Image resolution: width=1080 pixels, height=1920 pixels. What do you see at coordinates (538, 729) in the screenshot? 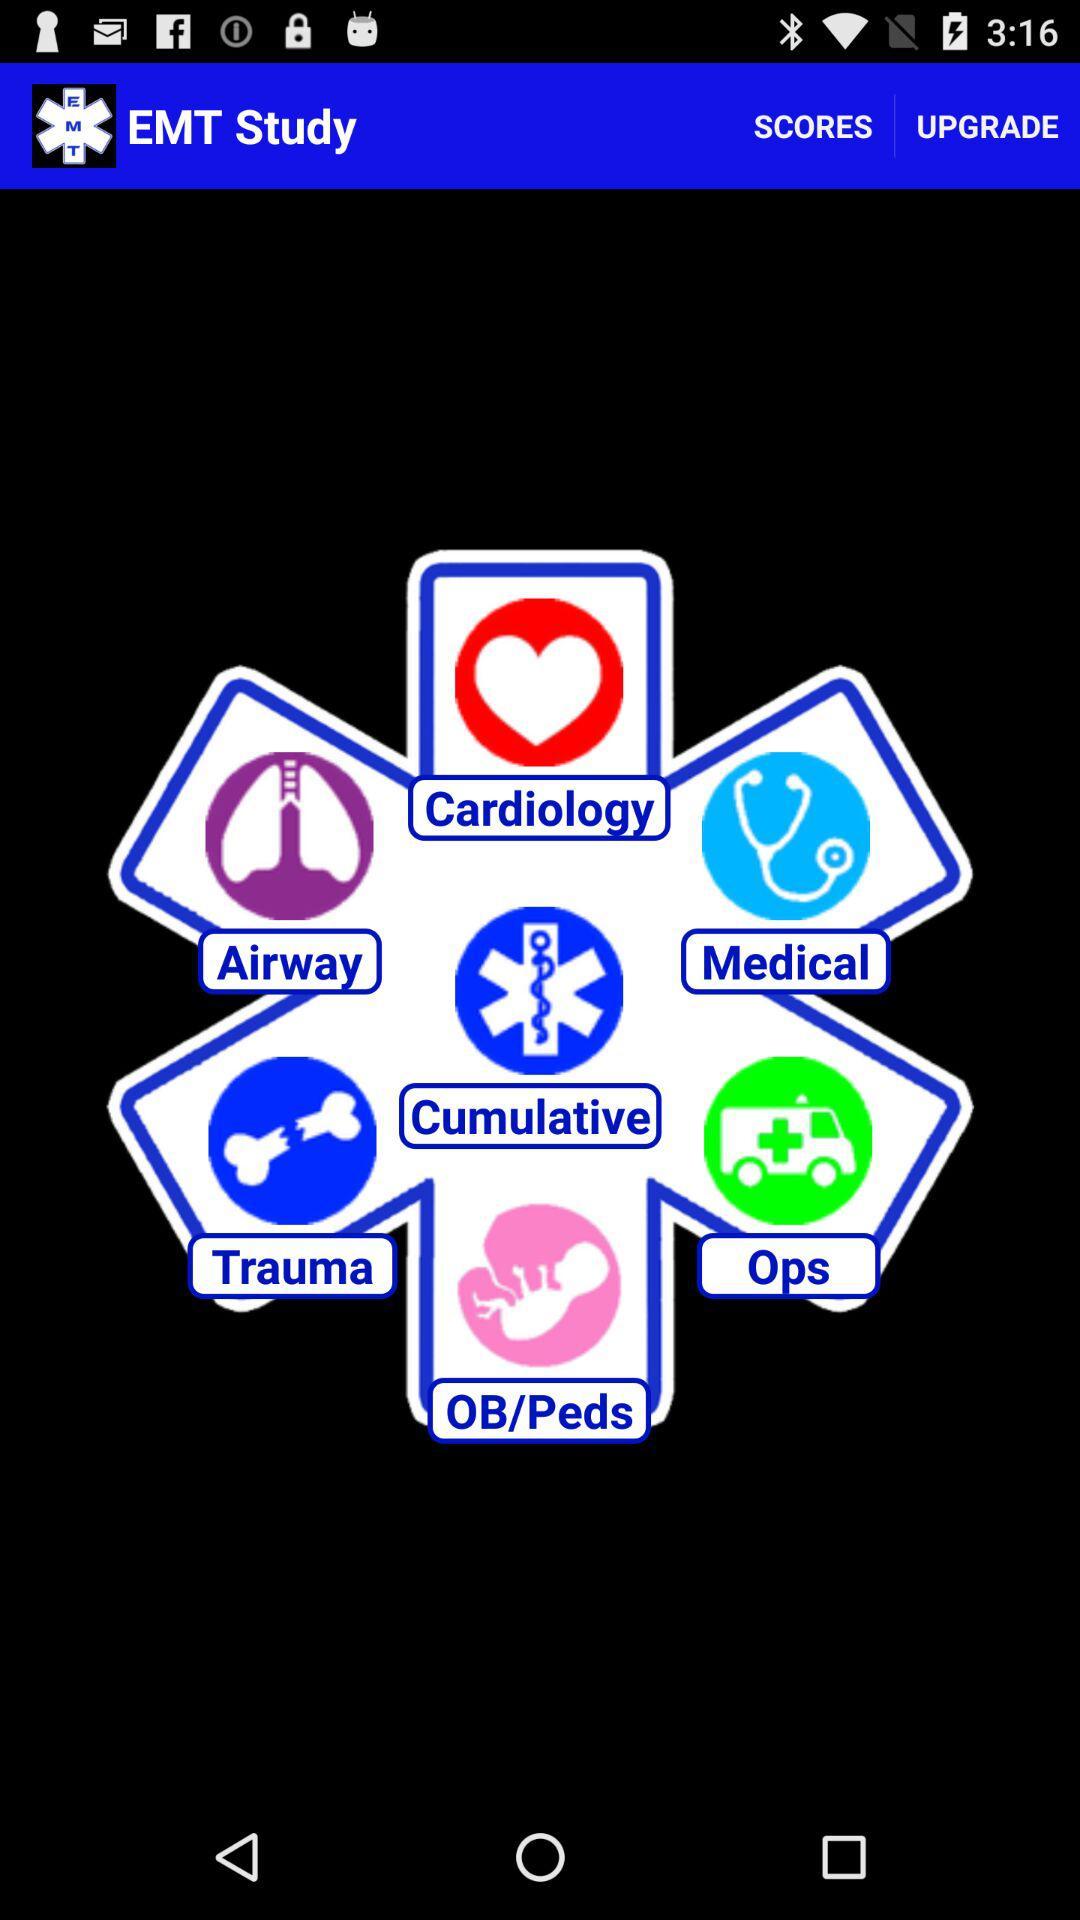
I see `the favorite icon` at bounding box center [538, 729].